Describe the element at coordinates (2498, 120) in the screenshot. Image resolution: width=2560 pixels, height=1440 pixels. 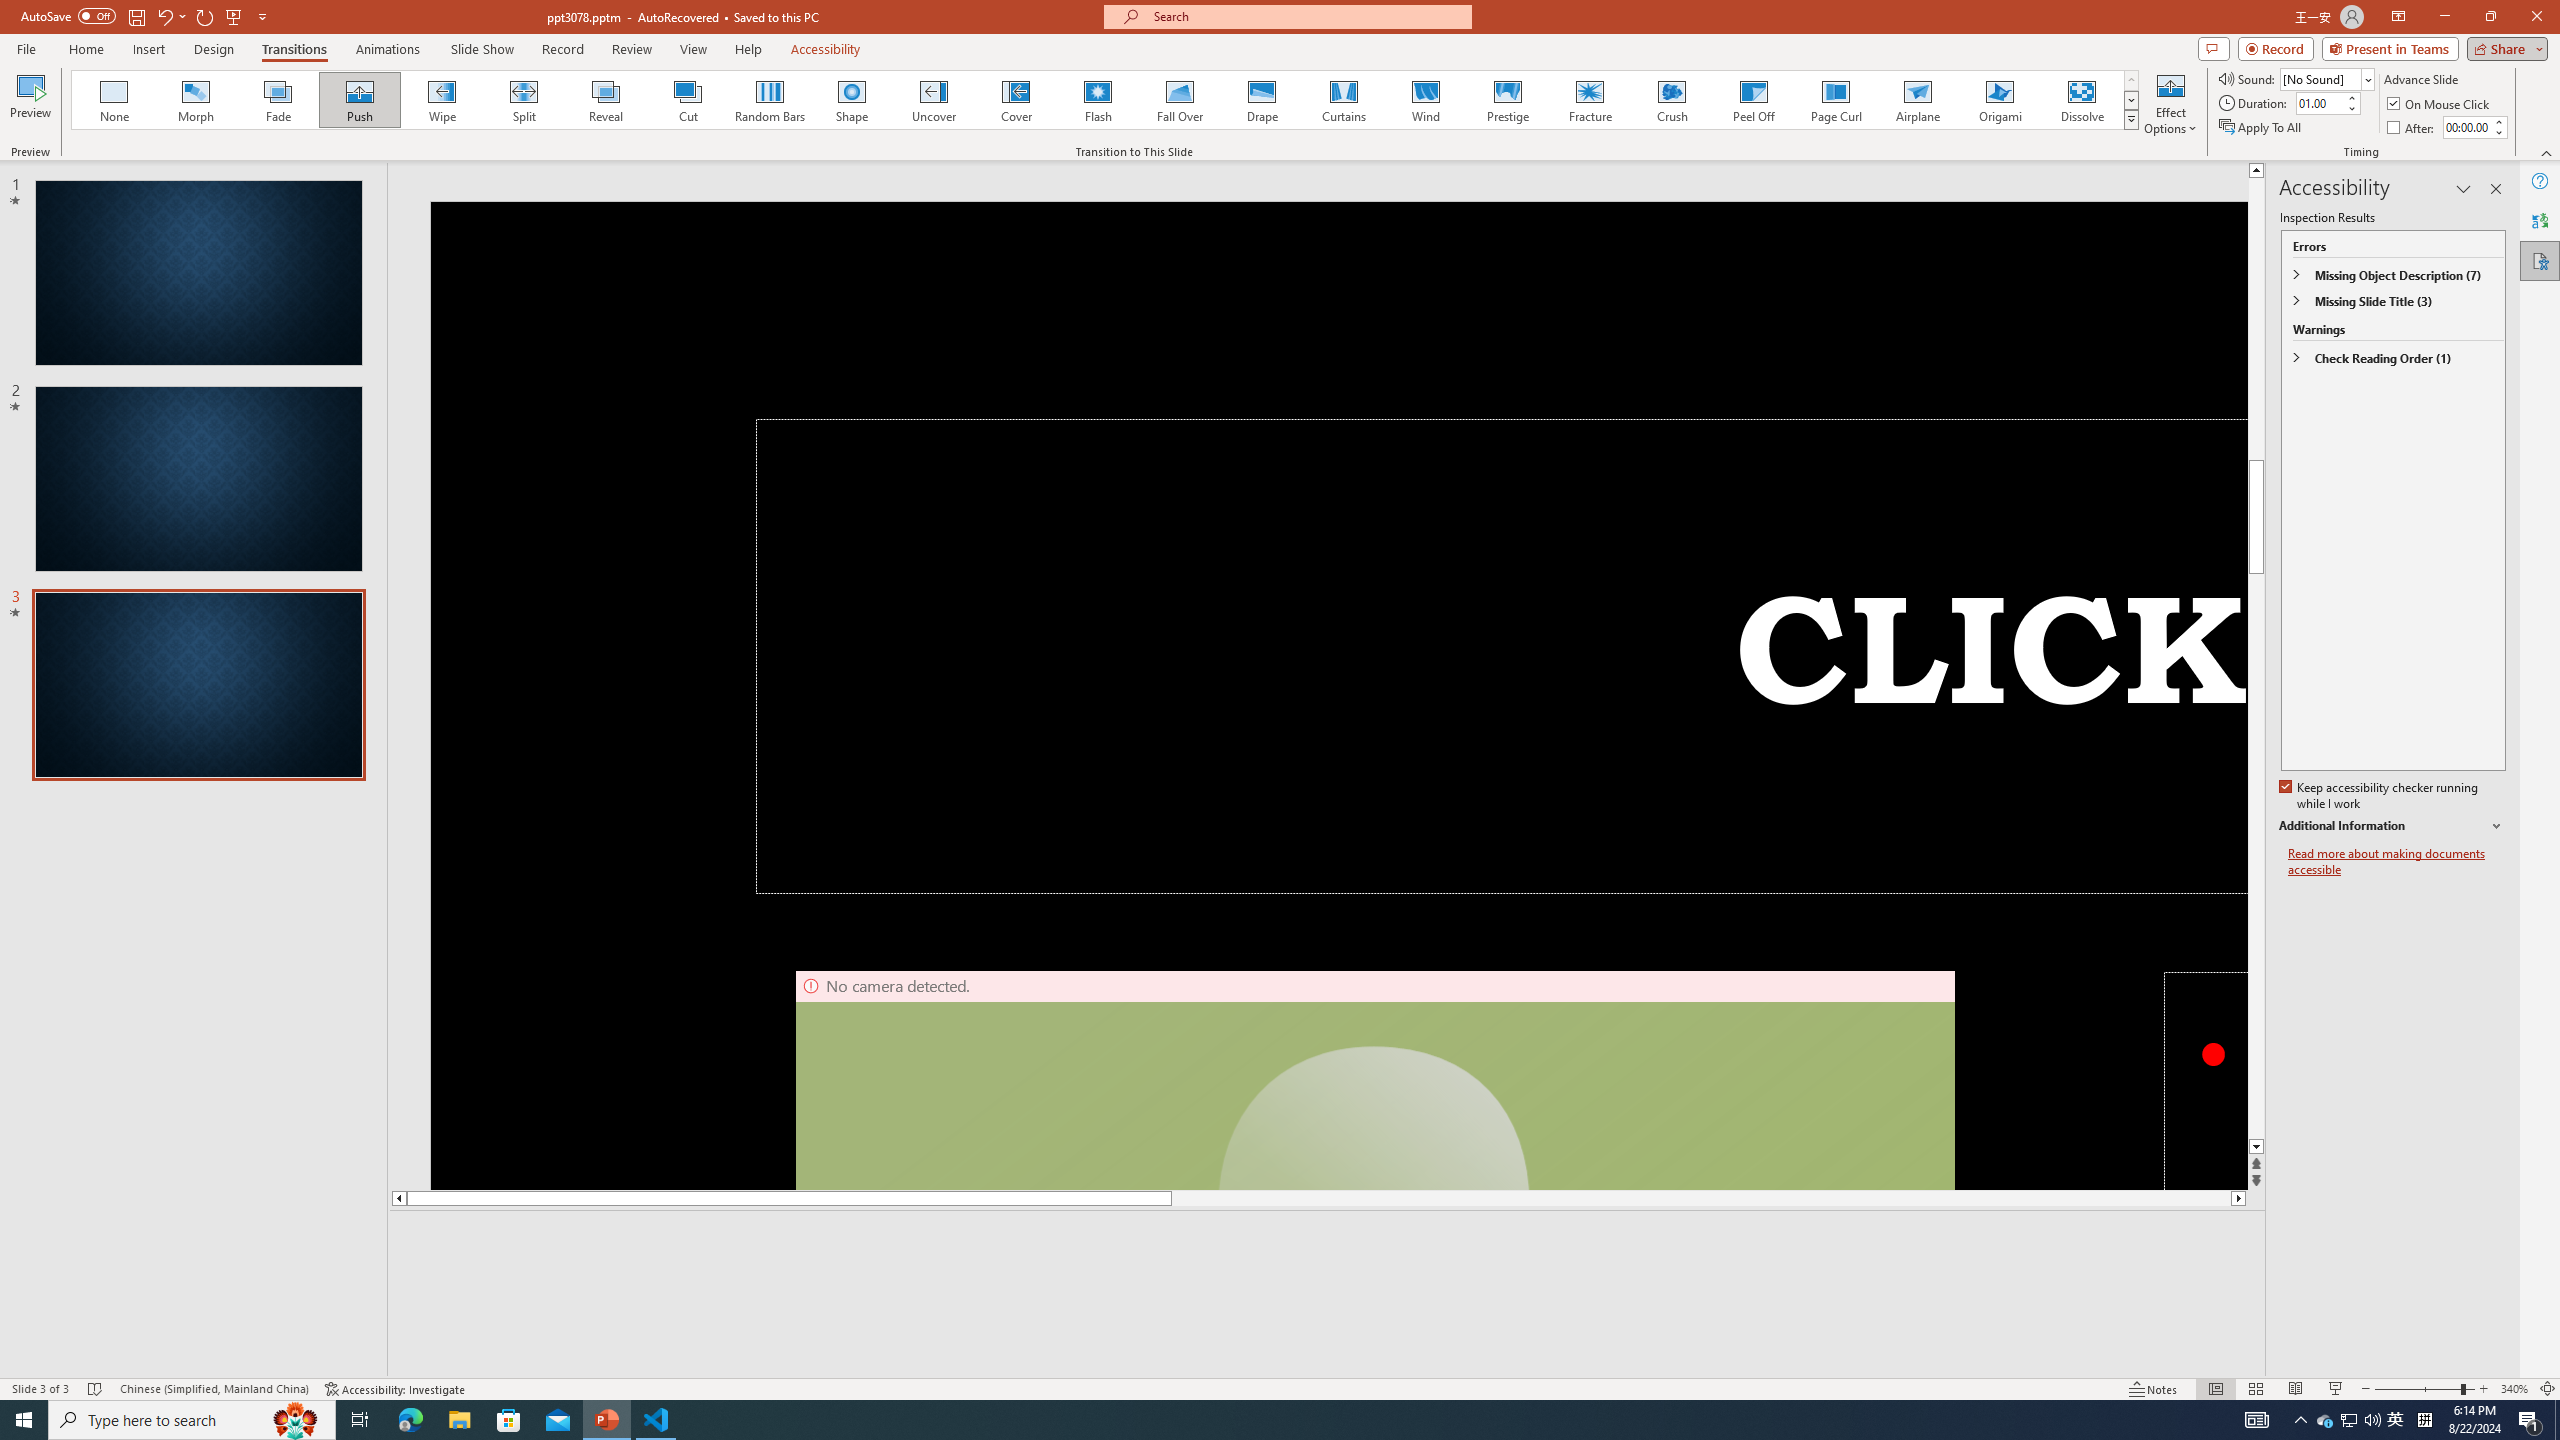
I see `'More'` at that location.